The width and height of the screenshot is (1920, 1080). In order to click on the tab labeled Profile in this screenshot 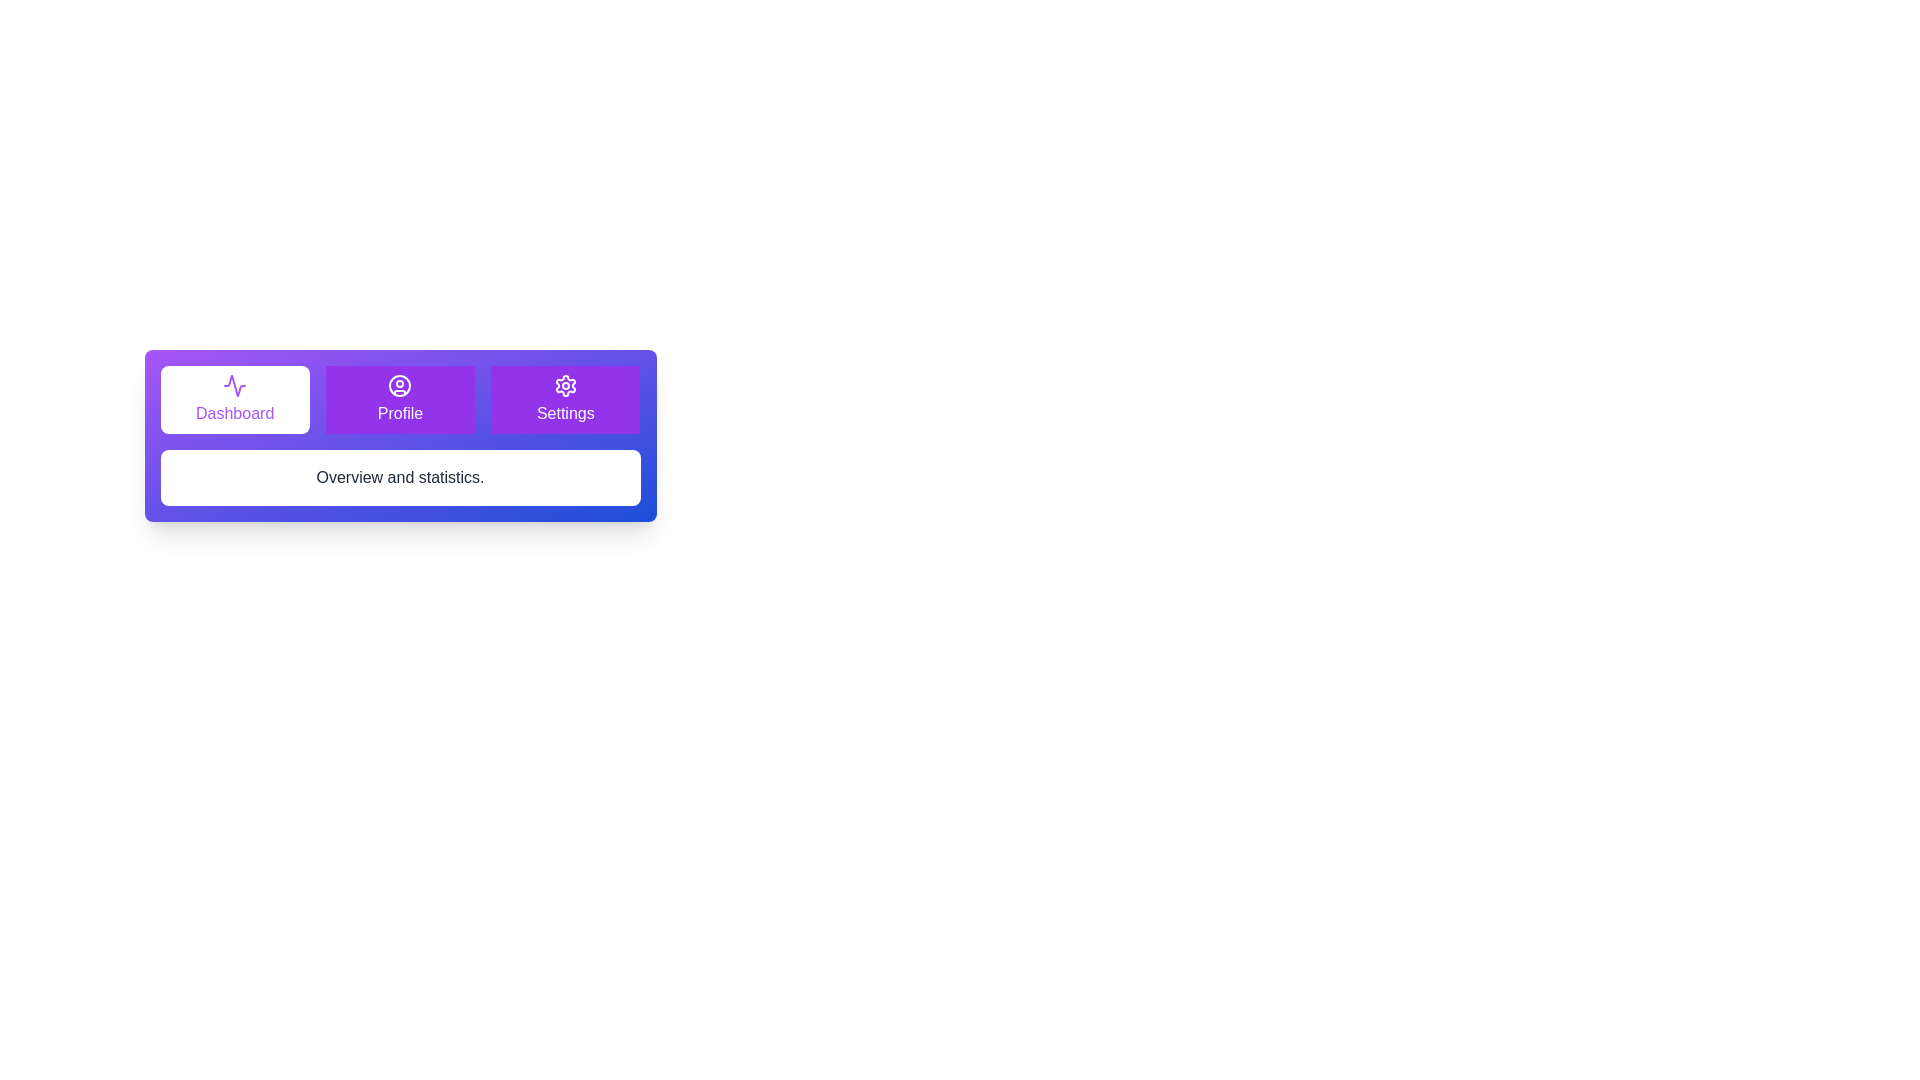, I will do `click(400, 400)`.